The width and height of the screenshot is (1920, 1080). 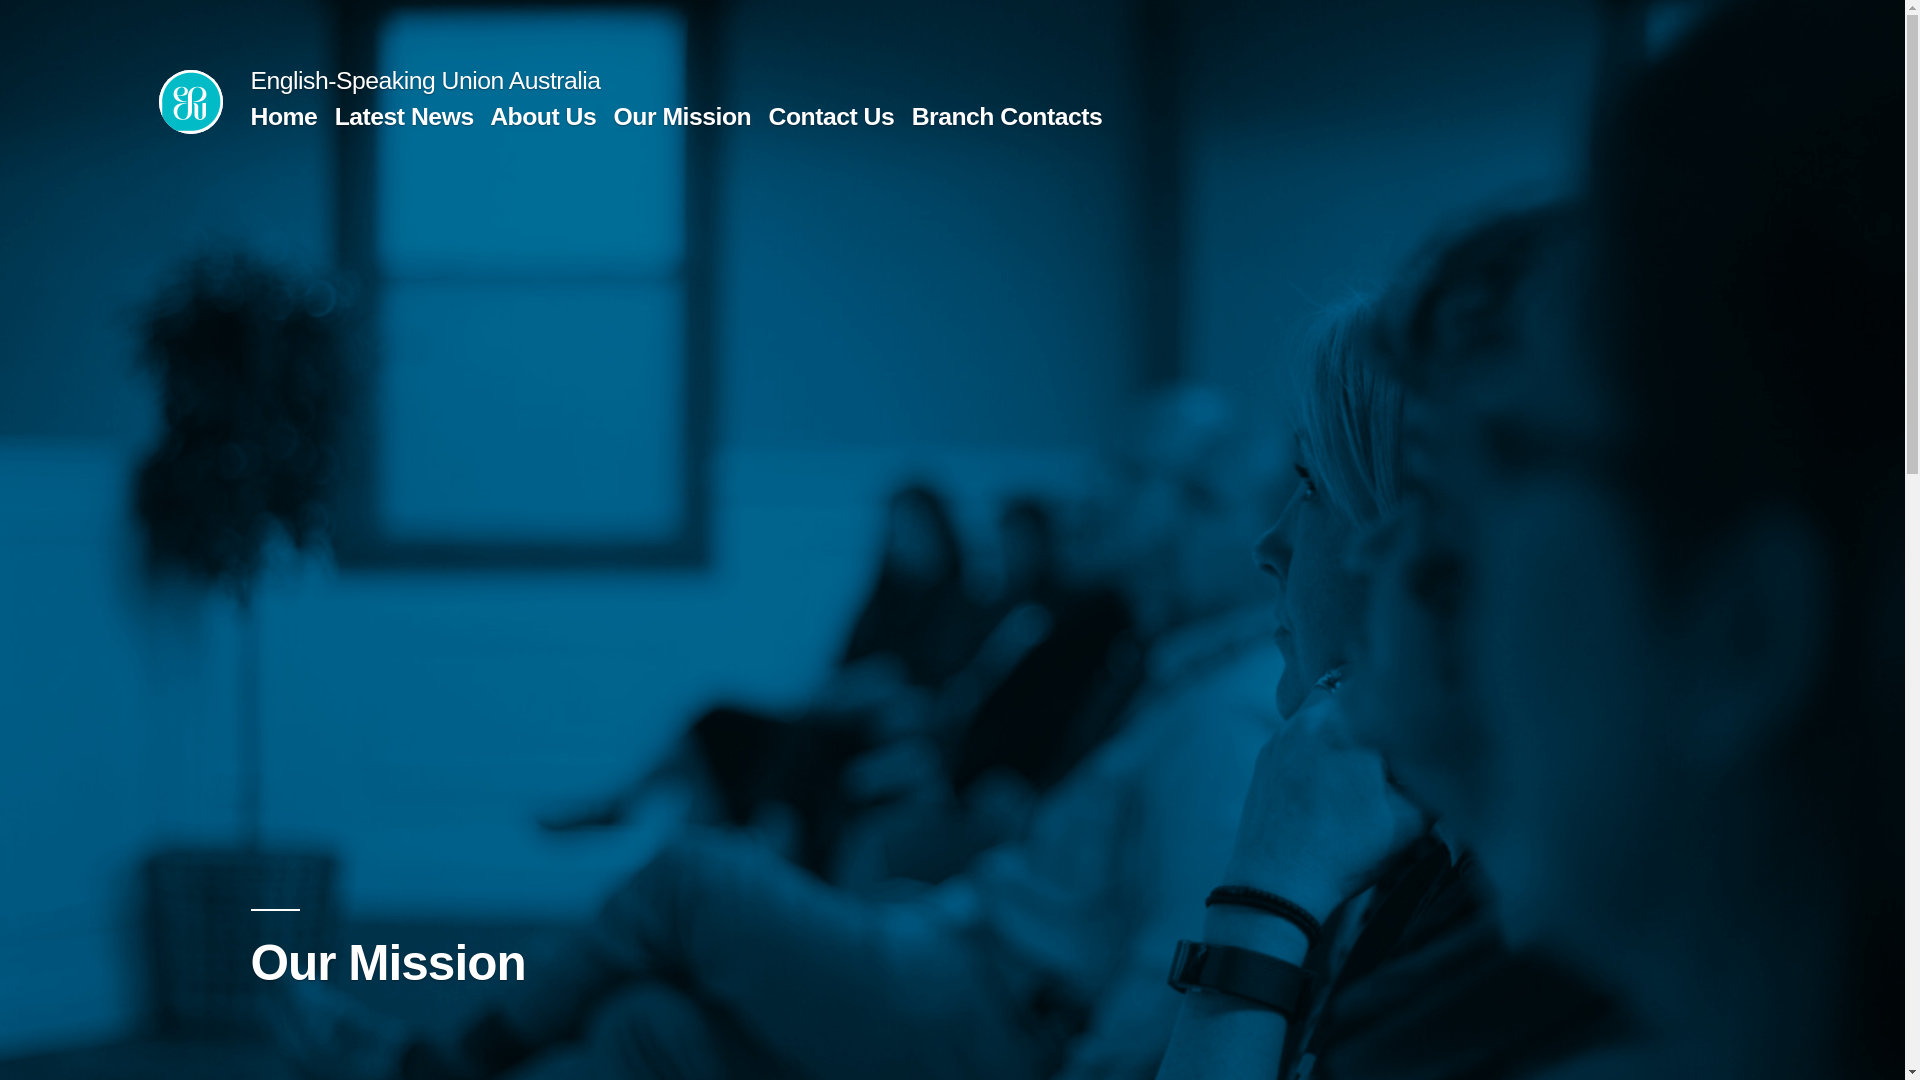 What do you see at coordinates (767, 116) in the screenshot?
I see `'Contact Us'` at bounding box center [767, 116].